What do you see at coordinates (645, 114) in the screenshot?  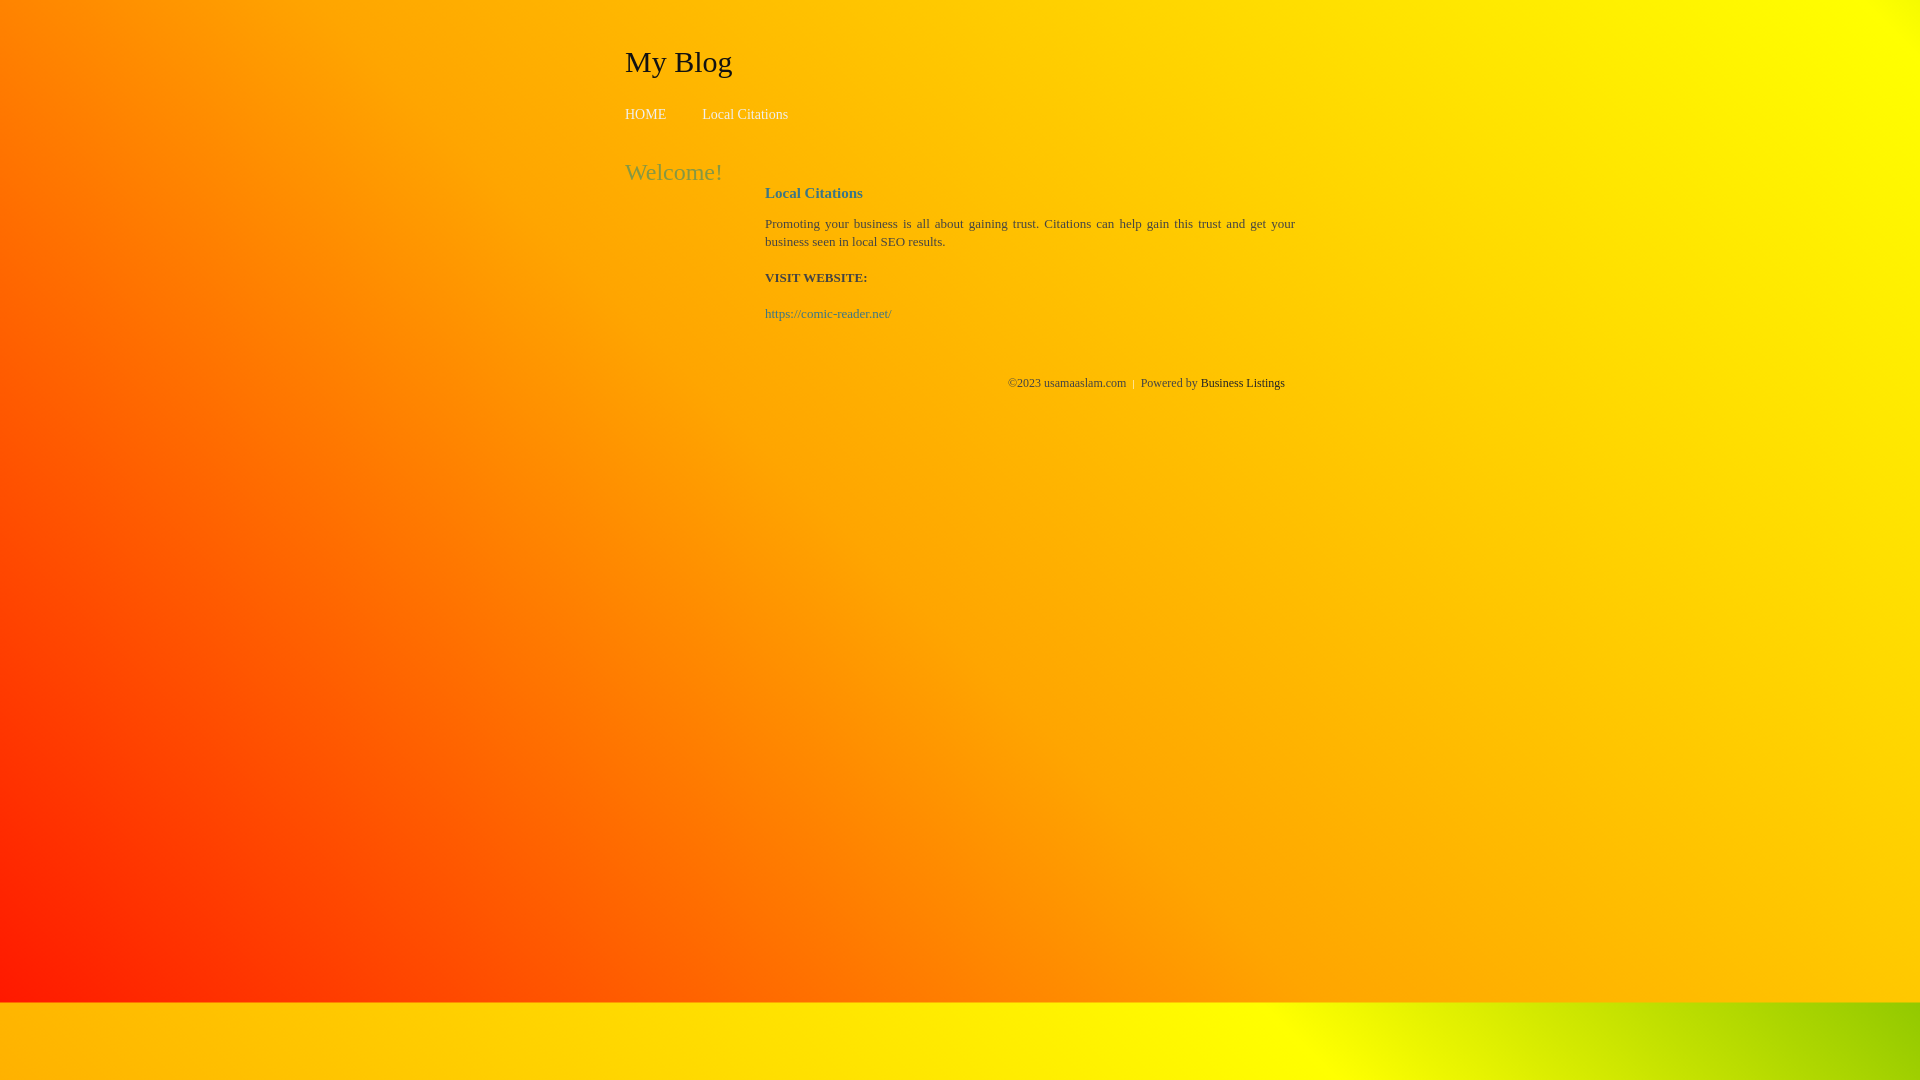 I see `'HOME'` at bounding box center [645, 114].